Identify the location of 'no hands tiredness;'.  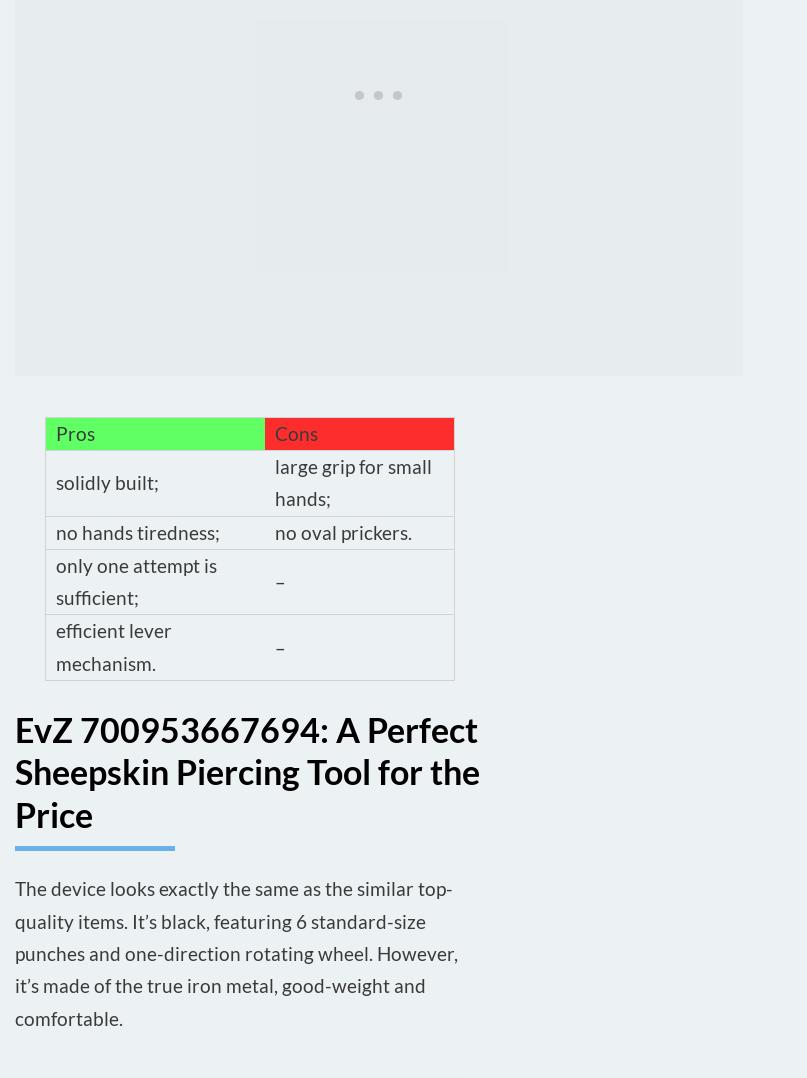
(136, 531).